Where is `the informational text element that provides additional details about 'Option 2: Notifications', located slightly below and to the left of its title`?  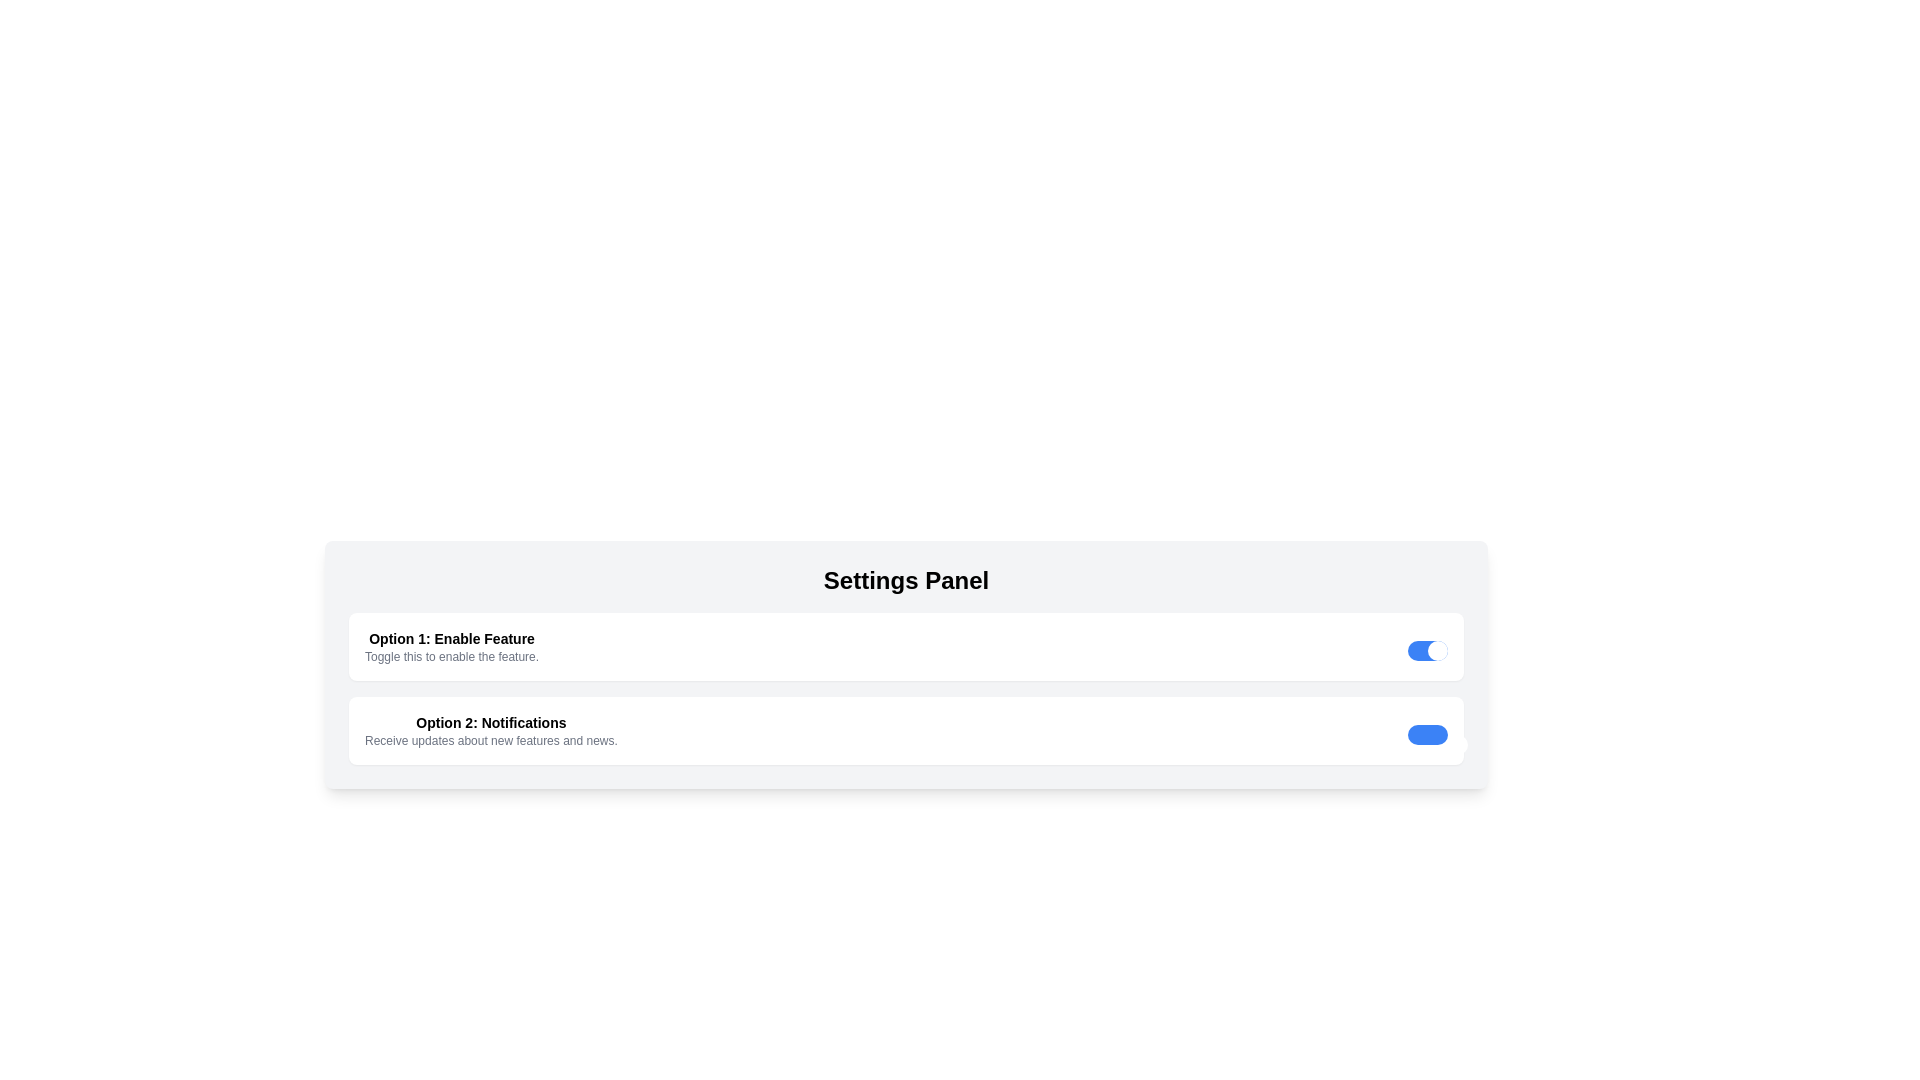
the informational text element that provides additional details about 'Option 2: Notifications', located slightly below and to the left of its title is located at coordinates (491, 740).